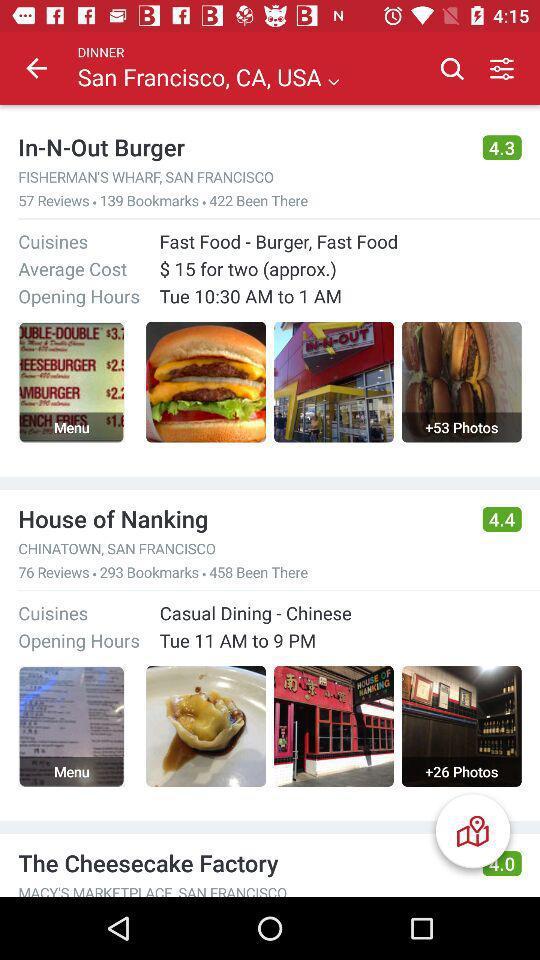 Image resolution: width=540 pixels, height=960 pixels. I want to click on icon below fast food burger item, so click(339, 267).